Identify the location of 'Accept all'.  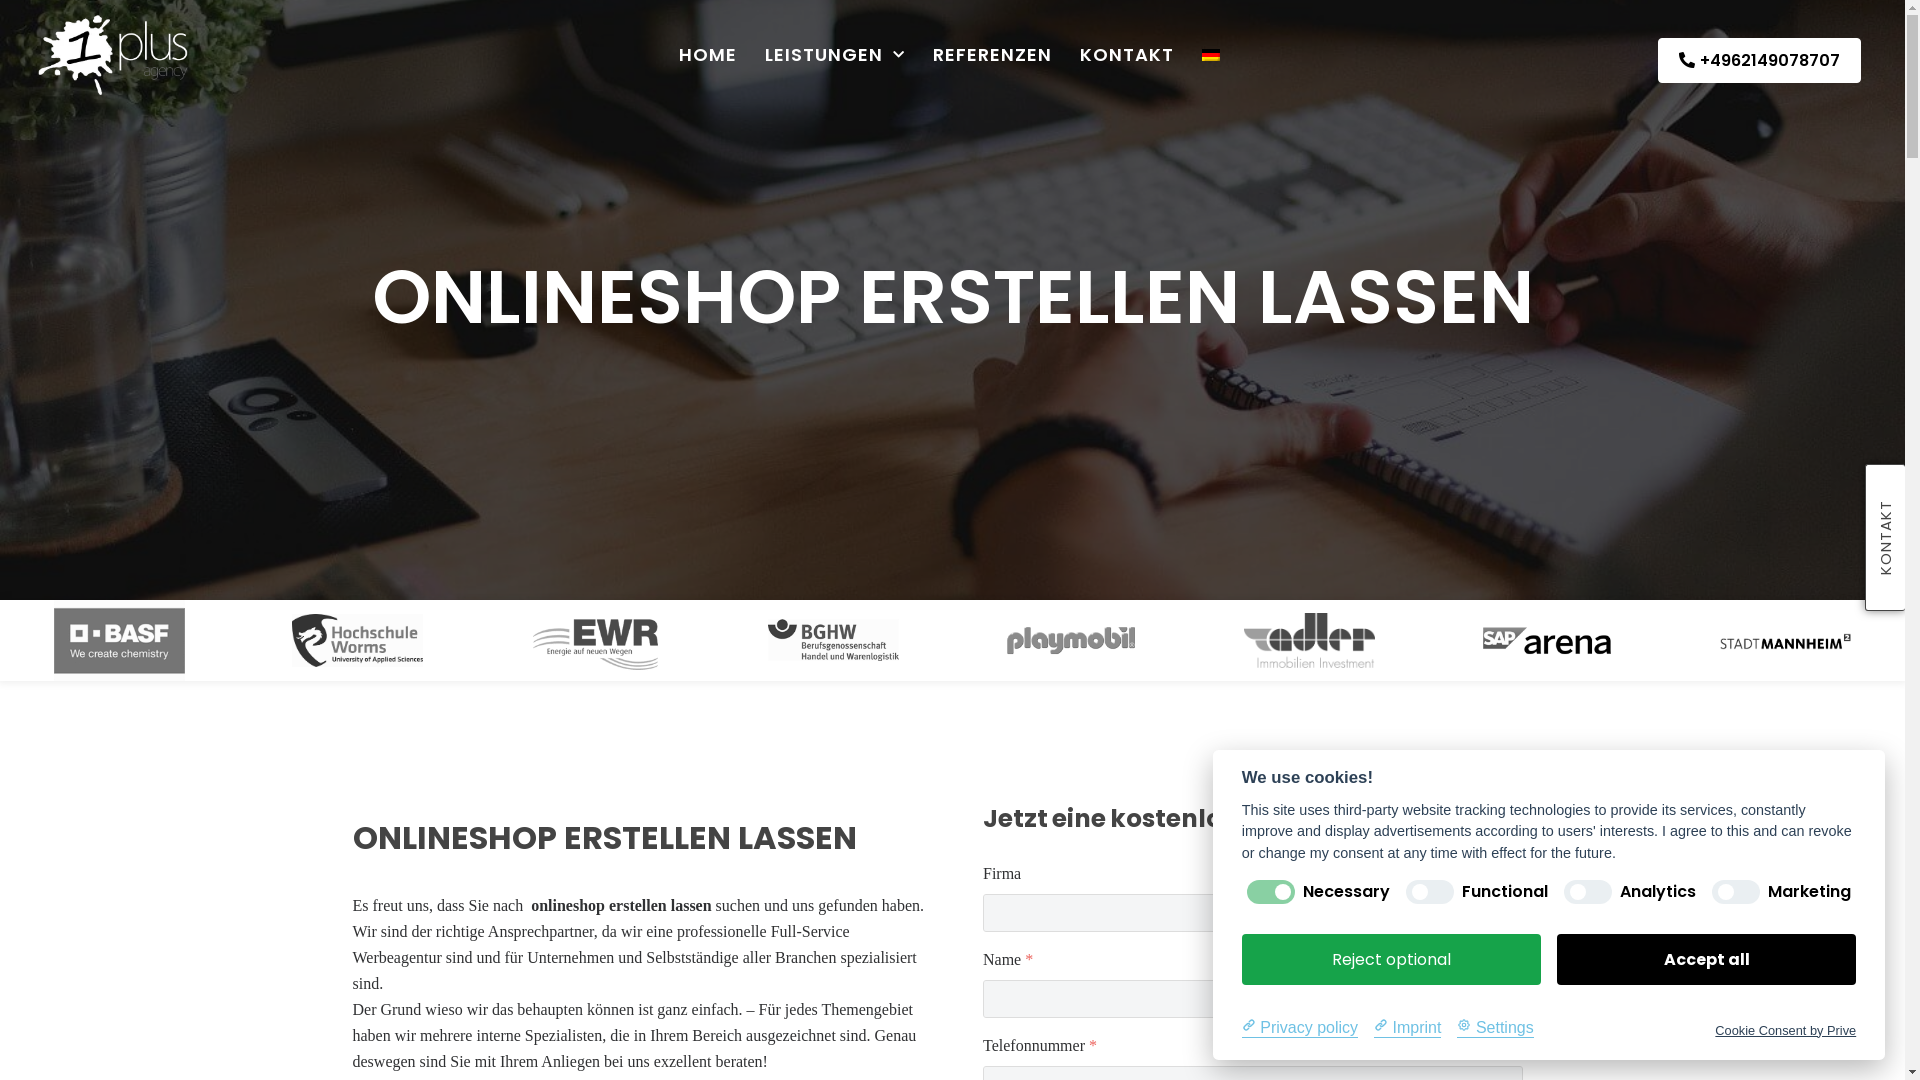
(1555, 958).